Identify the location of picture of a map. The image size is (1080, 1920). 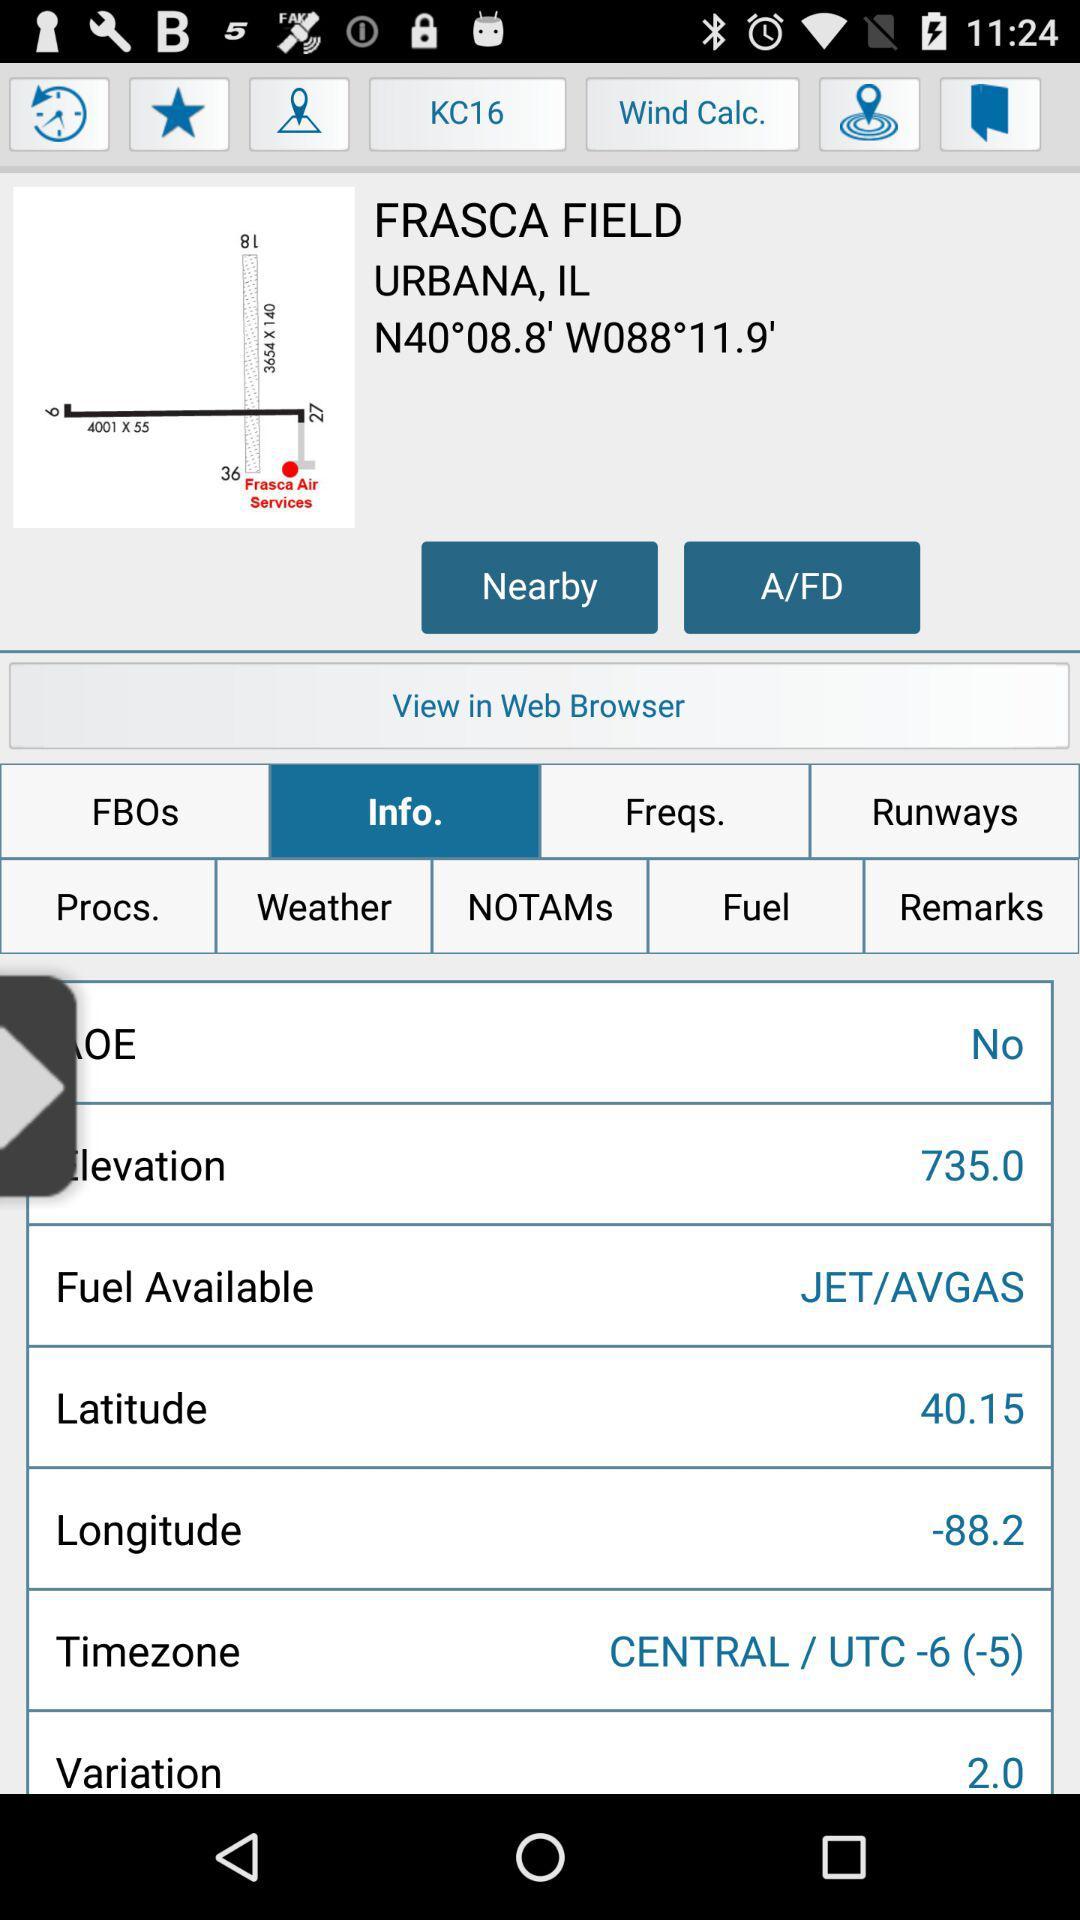
(184, 357).